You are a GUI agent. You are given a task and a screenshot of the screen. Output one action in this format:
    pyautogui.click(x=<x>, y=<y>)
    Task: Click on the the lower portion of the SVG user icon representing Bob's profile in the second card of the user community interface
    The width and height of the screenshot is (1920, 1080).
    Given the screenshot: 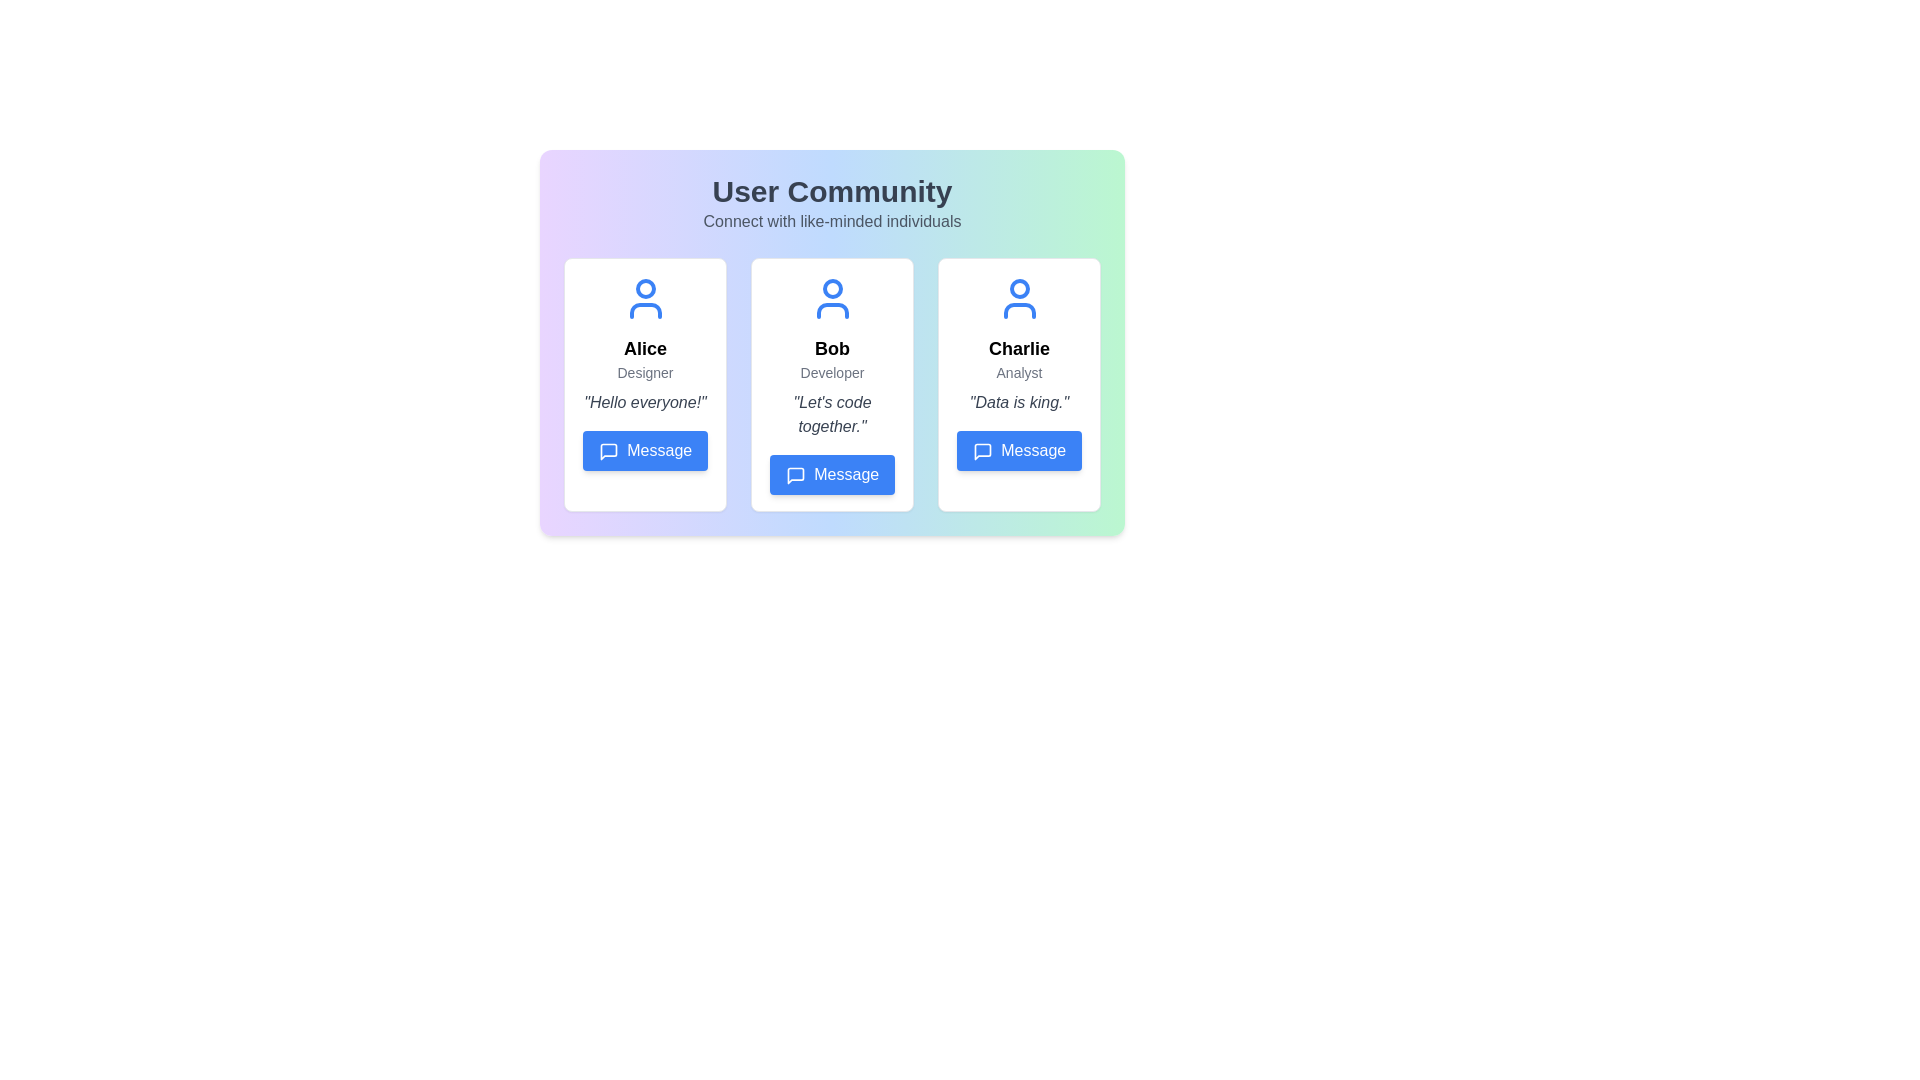 What is the action you would take?
    pyautogui.click(x=832, y=311)
    